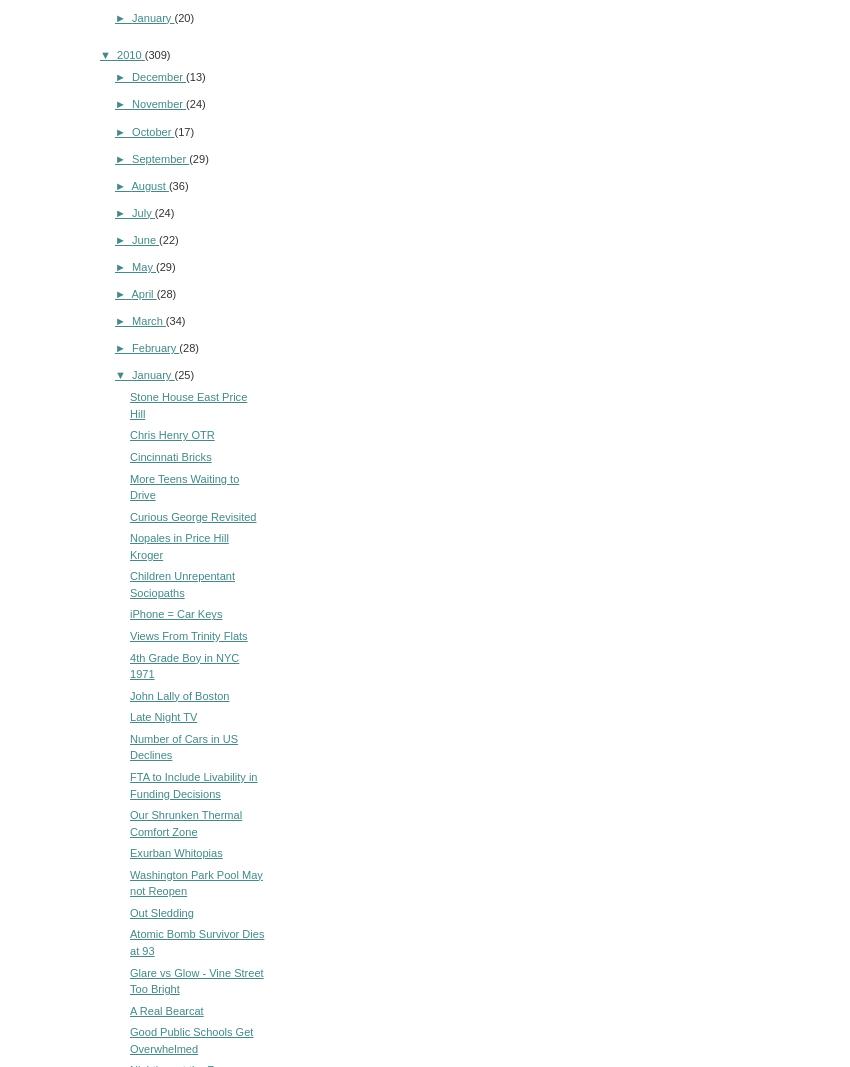 Image resolution: width=850 pixels, height=1067 pixels. What do you see at coordinates (155, 347) in the screenshot?
I see `'February'` at bounding box center [155, 347].